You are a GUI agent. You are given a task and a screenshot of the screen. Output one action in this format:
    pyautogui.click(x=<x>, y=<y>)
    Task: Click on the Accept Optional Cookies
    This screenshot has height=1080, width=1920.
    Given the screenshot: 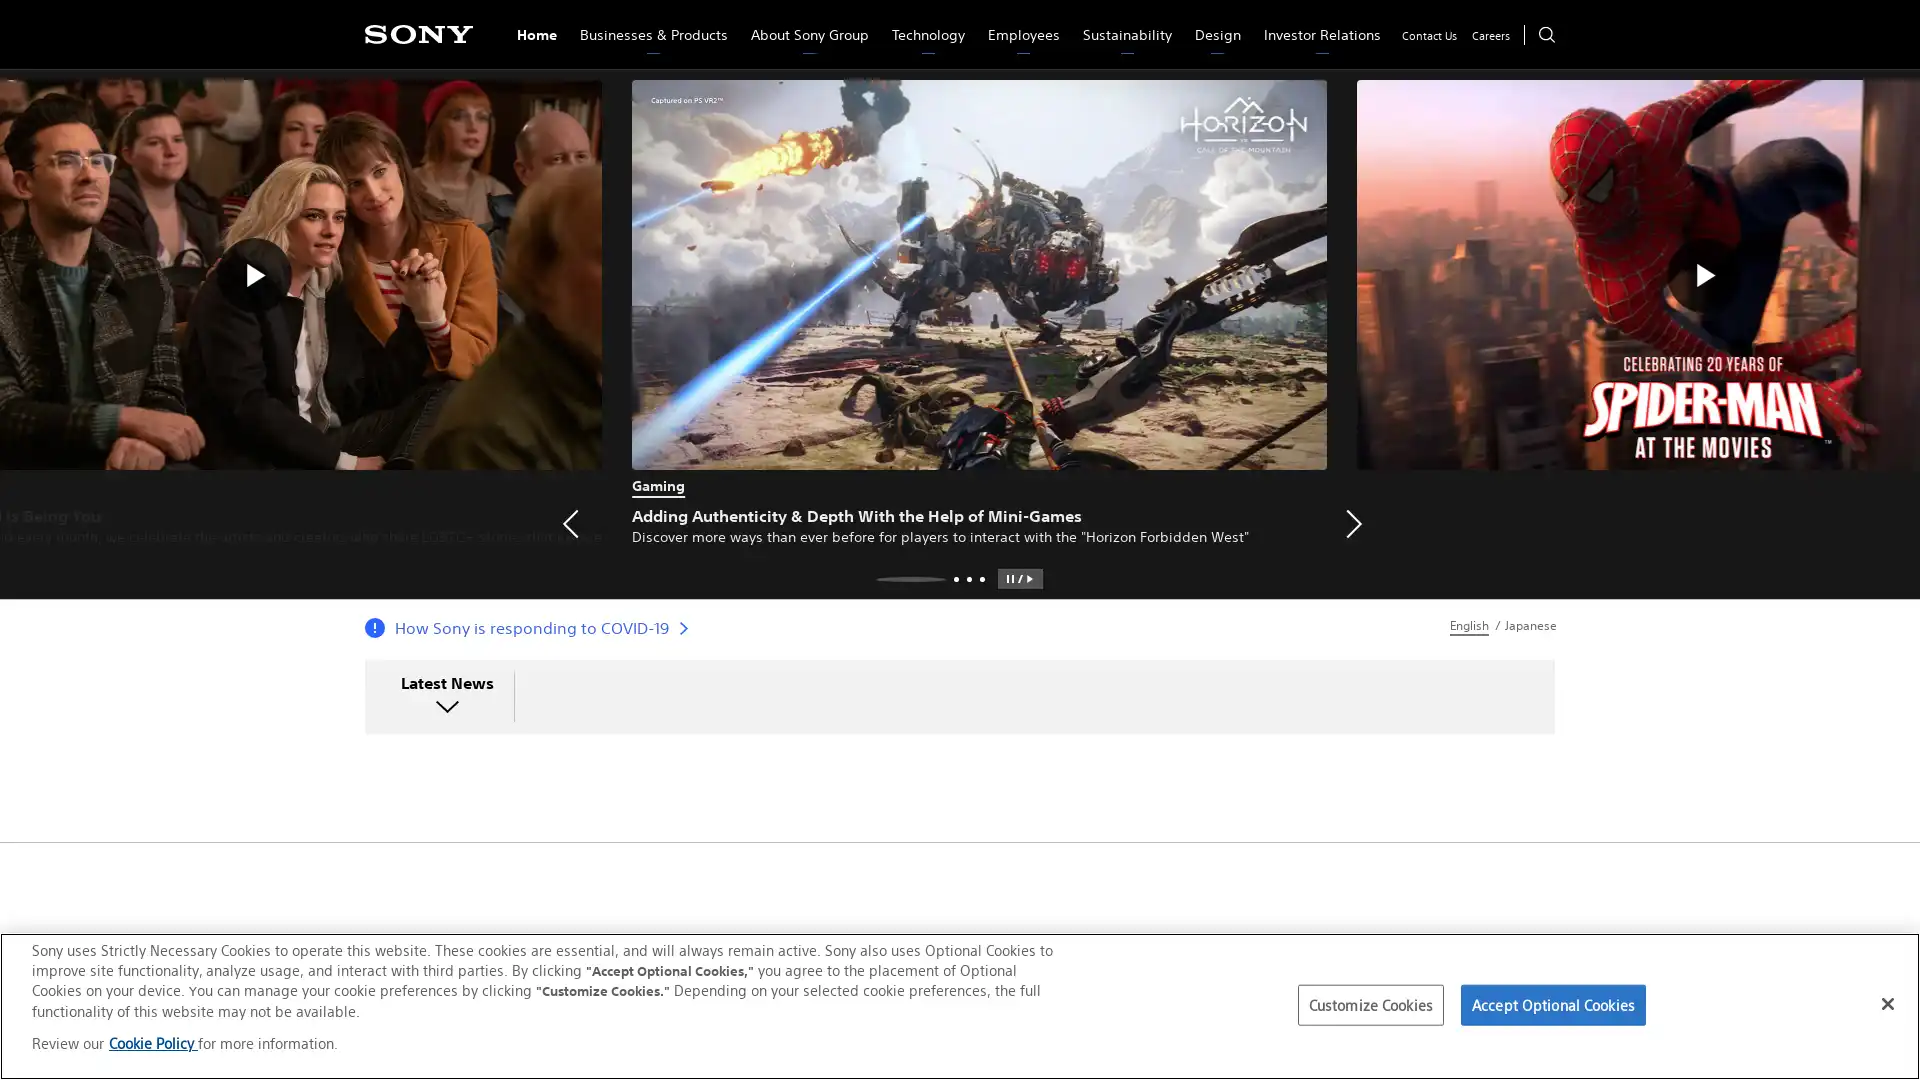 What is the action you would take?
    pyautogui.click(x=1552, y=1005)
    